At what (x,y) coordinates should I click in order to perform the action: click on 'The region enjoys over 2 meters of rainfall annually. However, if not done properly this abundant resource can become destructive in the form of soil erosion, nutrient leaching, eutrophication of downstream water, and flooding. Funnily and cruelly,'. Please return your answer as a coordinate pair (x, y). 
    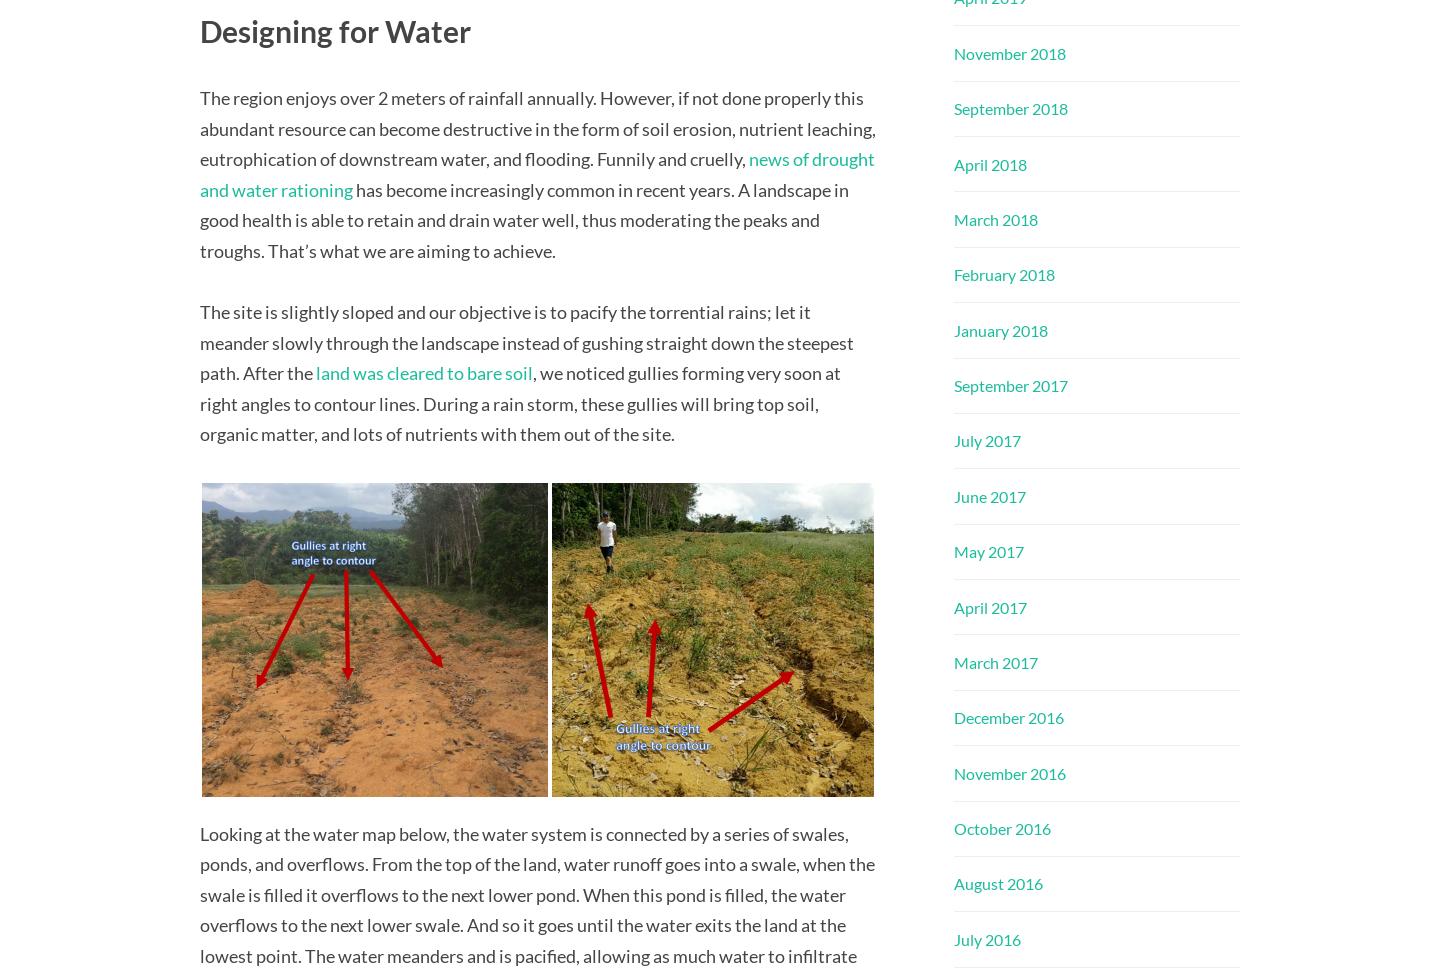
    Looking at the image, I should click on (200, 127).